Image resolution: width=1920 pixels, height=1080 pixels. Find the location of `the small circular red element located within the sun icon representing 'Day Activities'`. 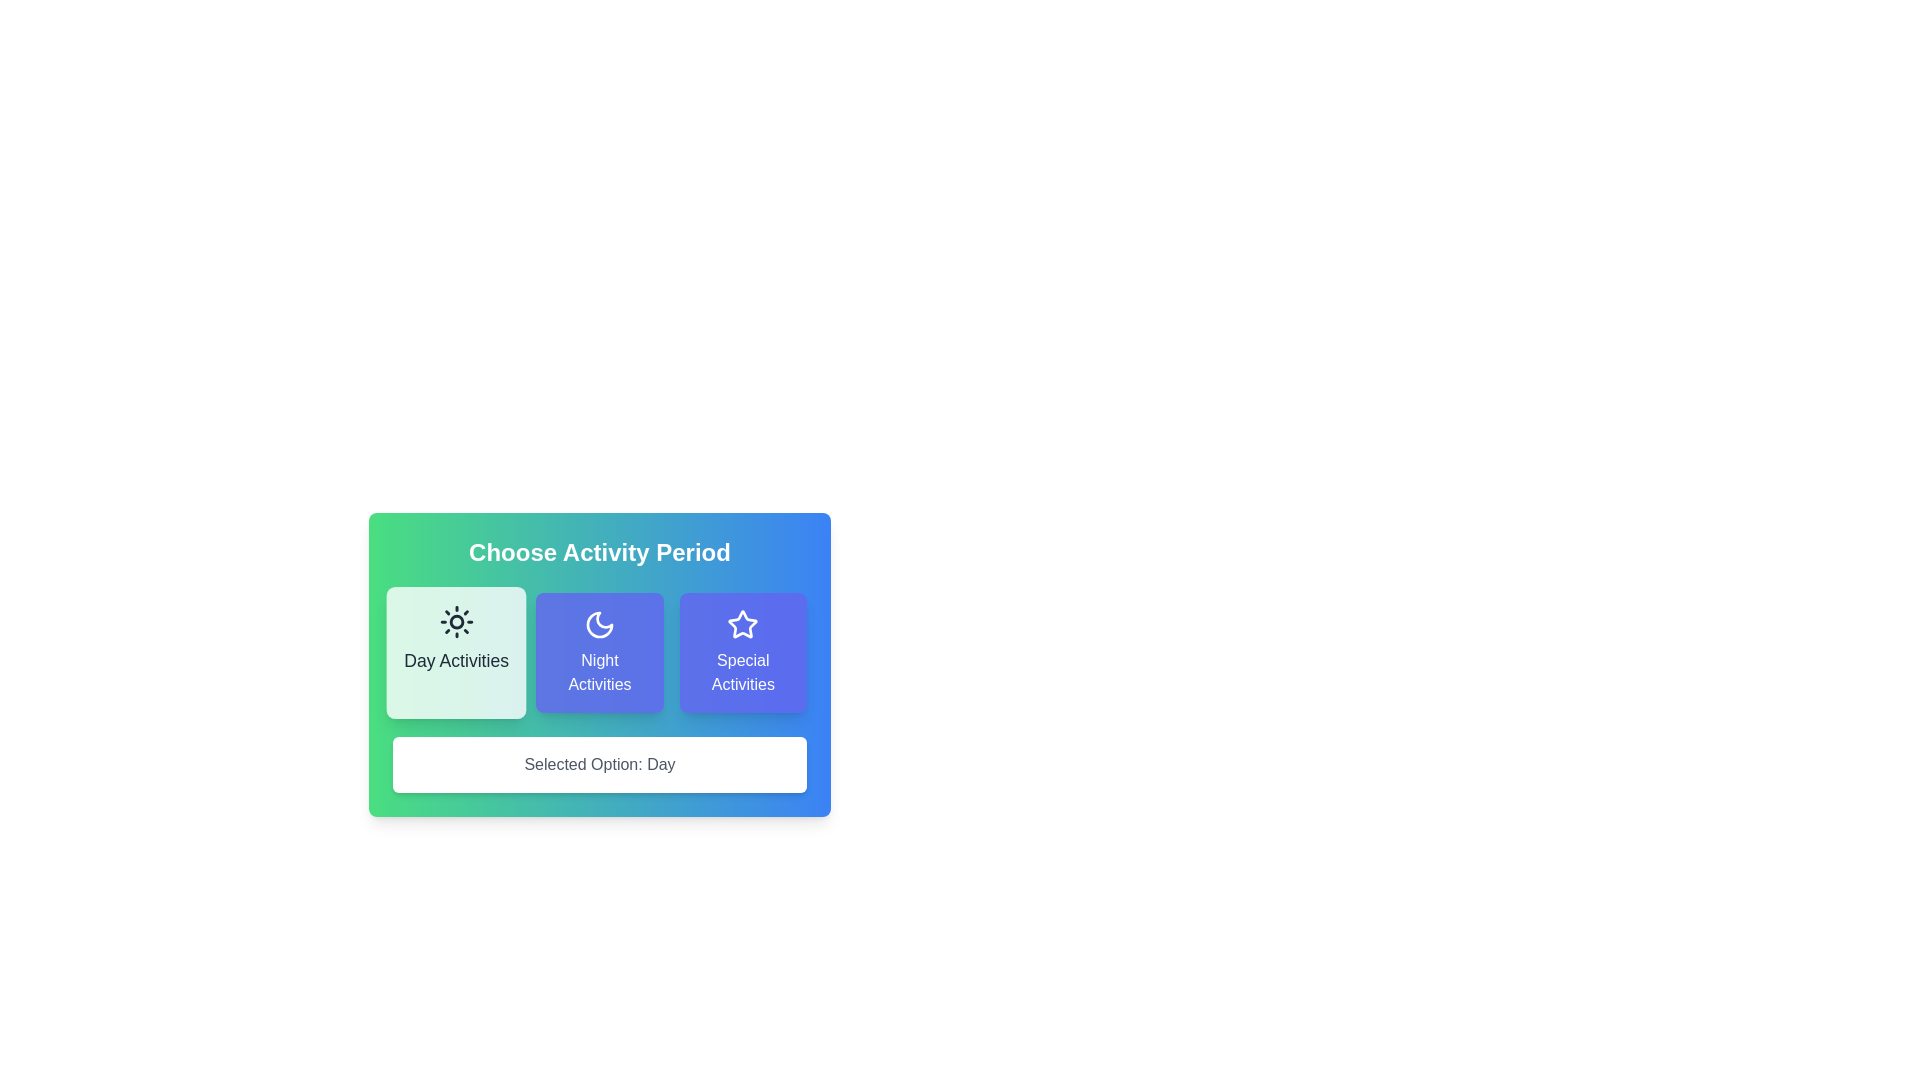

the small circular red element located within the sun icon representing 'Day Activities' is located at coordinates (455, 621).